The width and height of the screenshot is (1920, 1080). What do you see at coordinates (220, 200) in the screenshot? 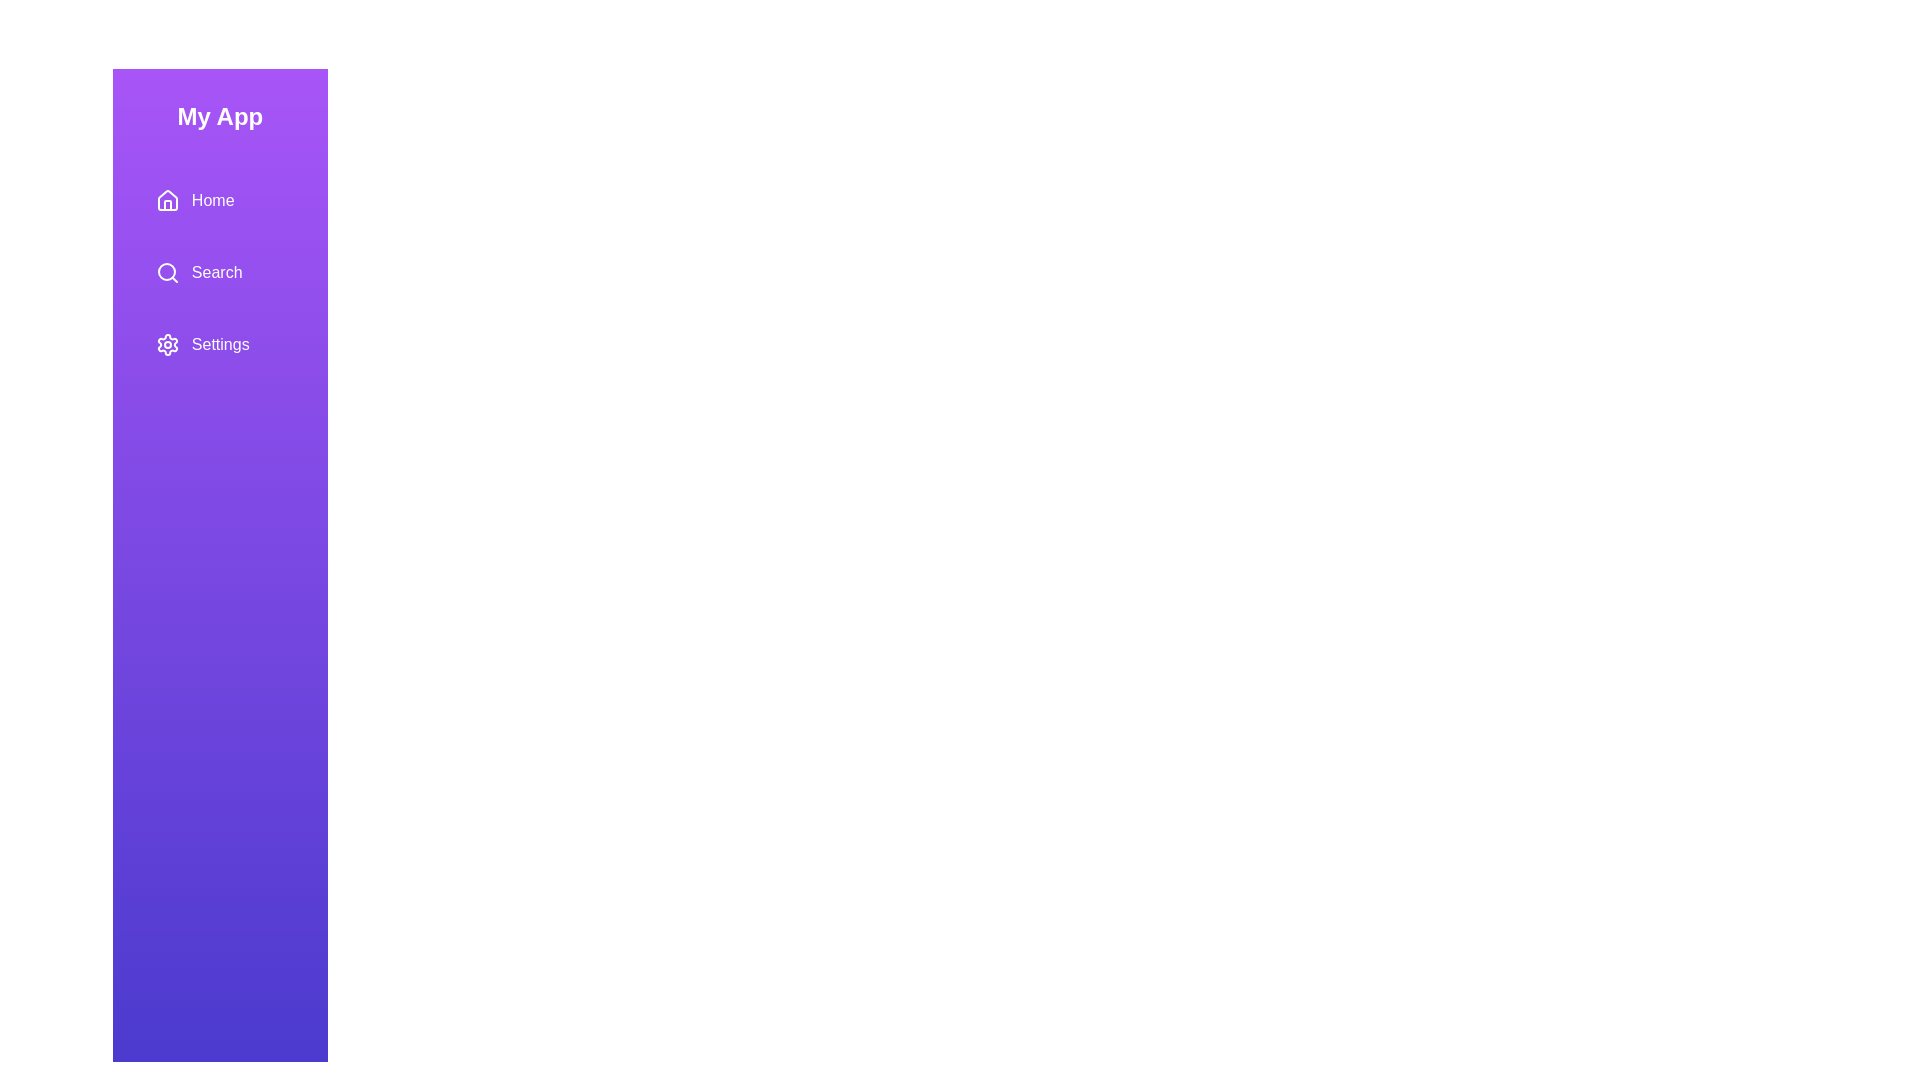
I see `the Home menu option` at bounding box center [220, 200].